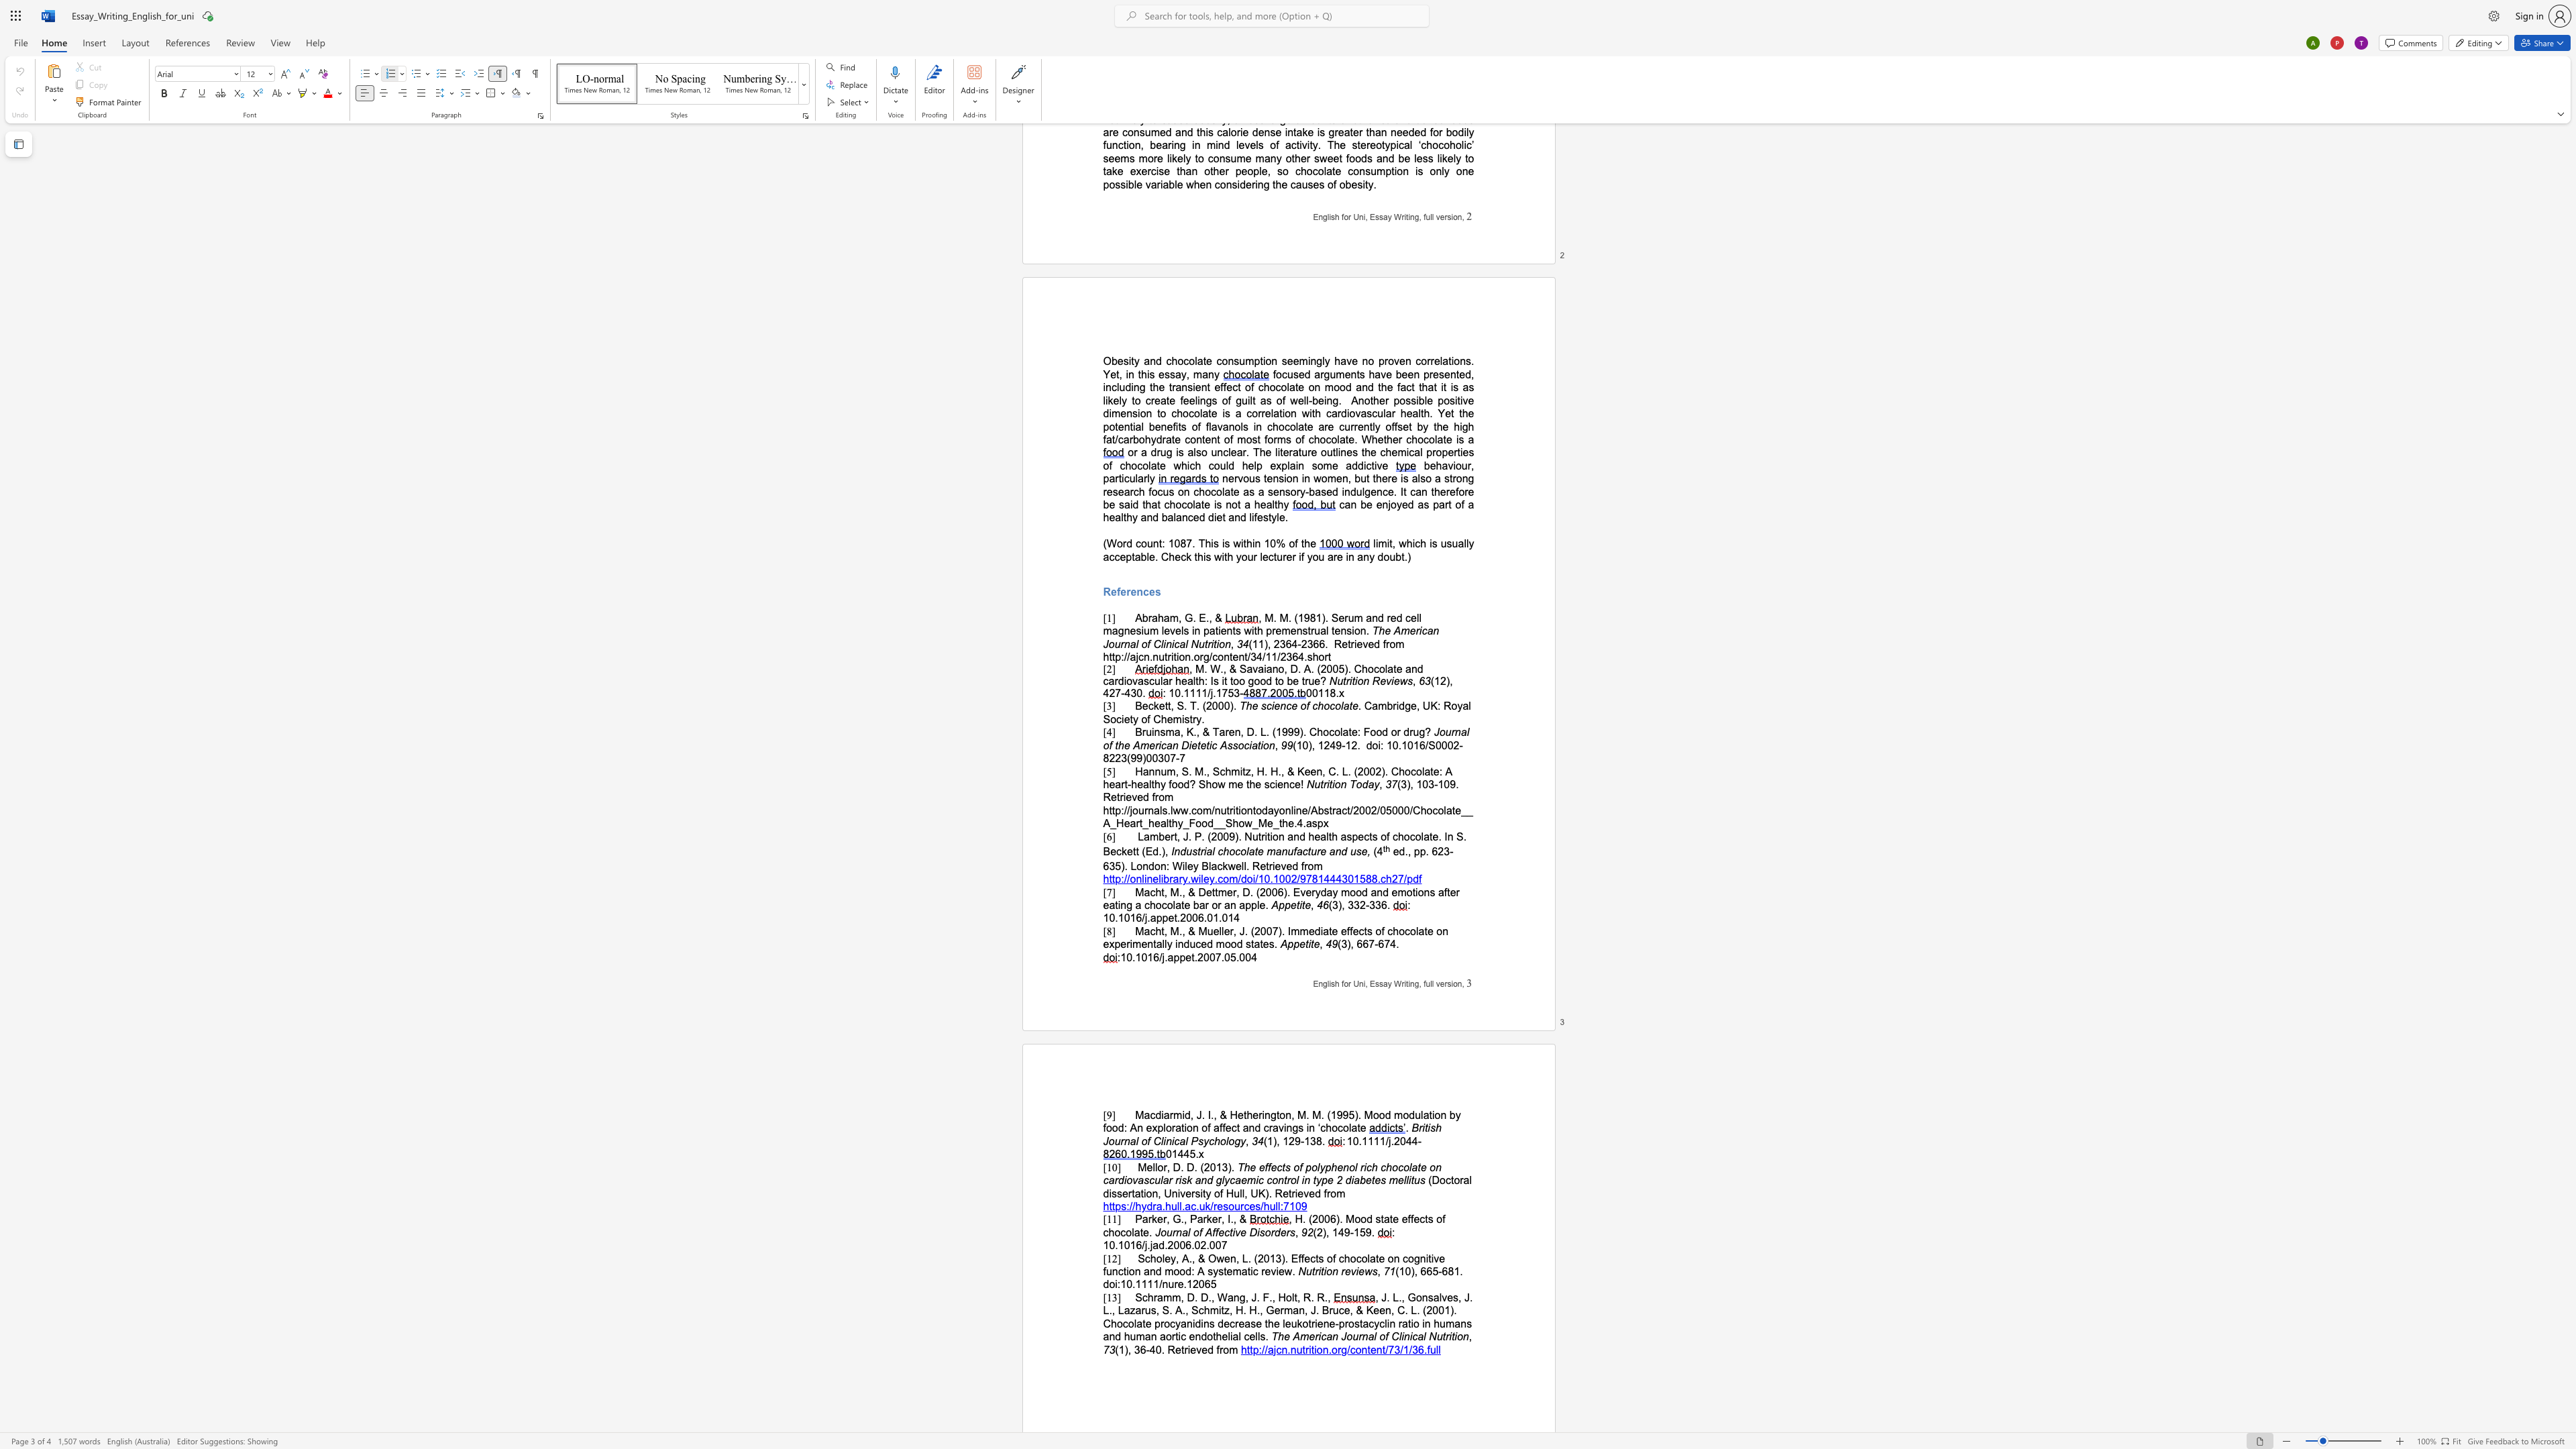 The height and width of the screenshot is (1449, 2576). What do you see at coordinates (1419, 851) in the screenshot?
I see `the space between the continuous character "p" and "p" in the text` at bounding box center [1419, 851].